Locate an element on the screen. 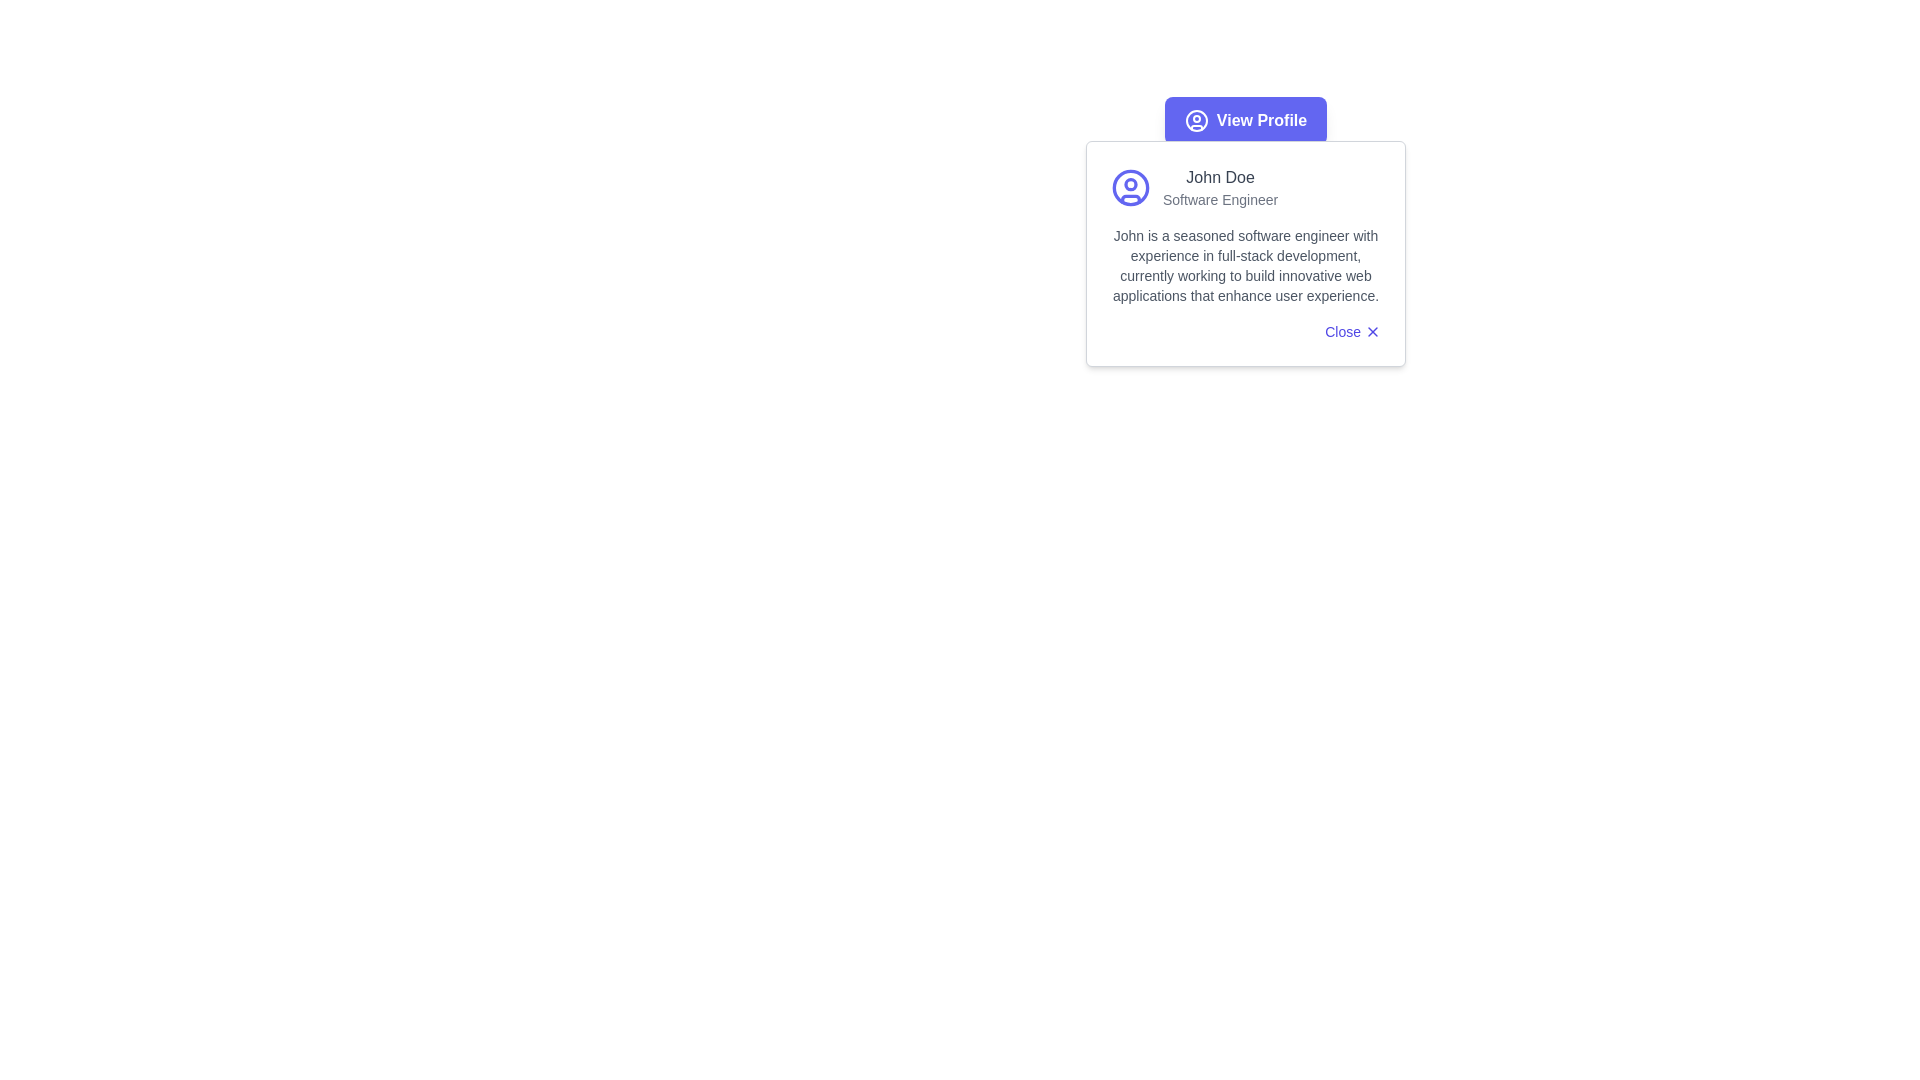 The width and height of the screenshot is (1920, 1080). descriptive text paragraph styled in gray, which details John as a skilled software engineer, located within the card below the title and subtitle and above the 'Close' button is located at coordinates (1245, 265).